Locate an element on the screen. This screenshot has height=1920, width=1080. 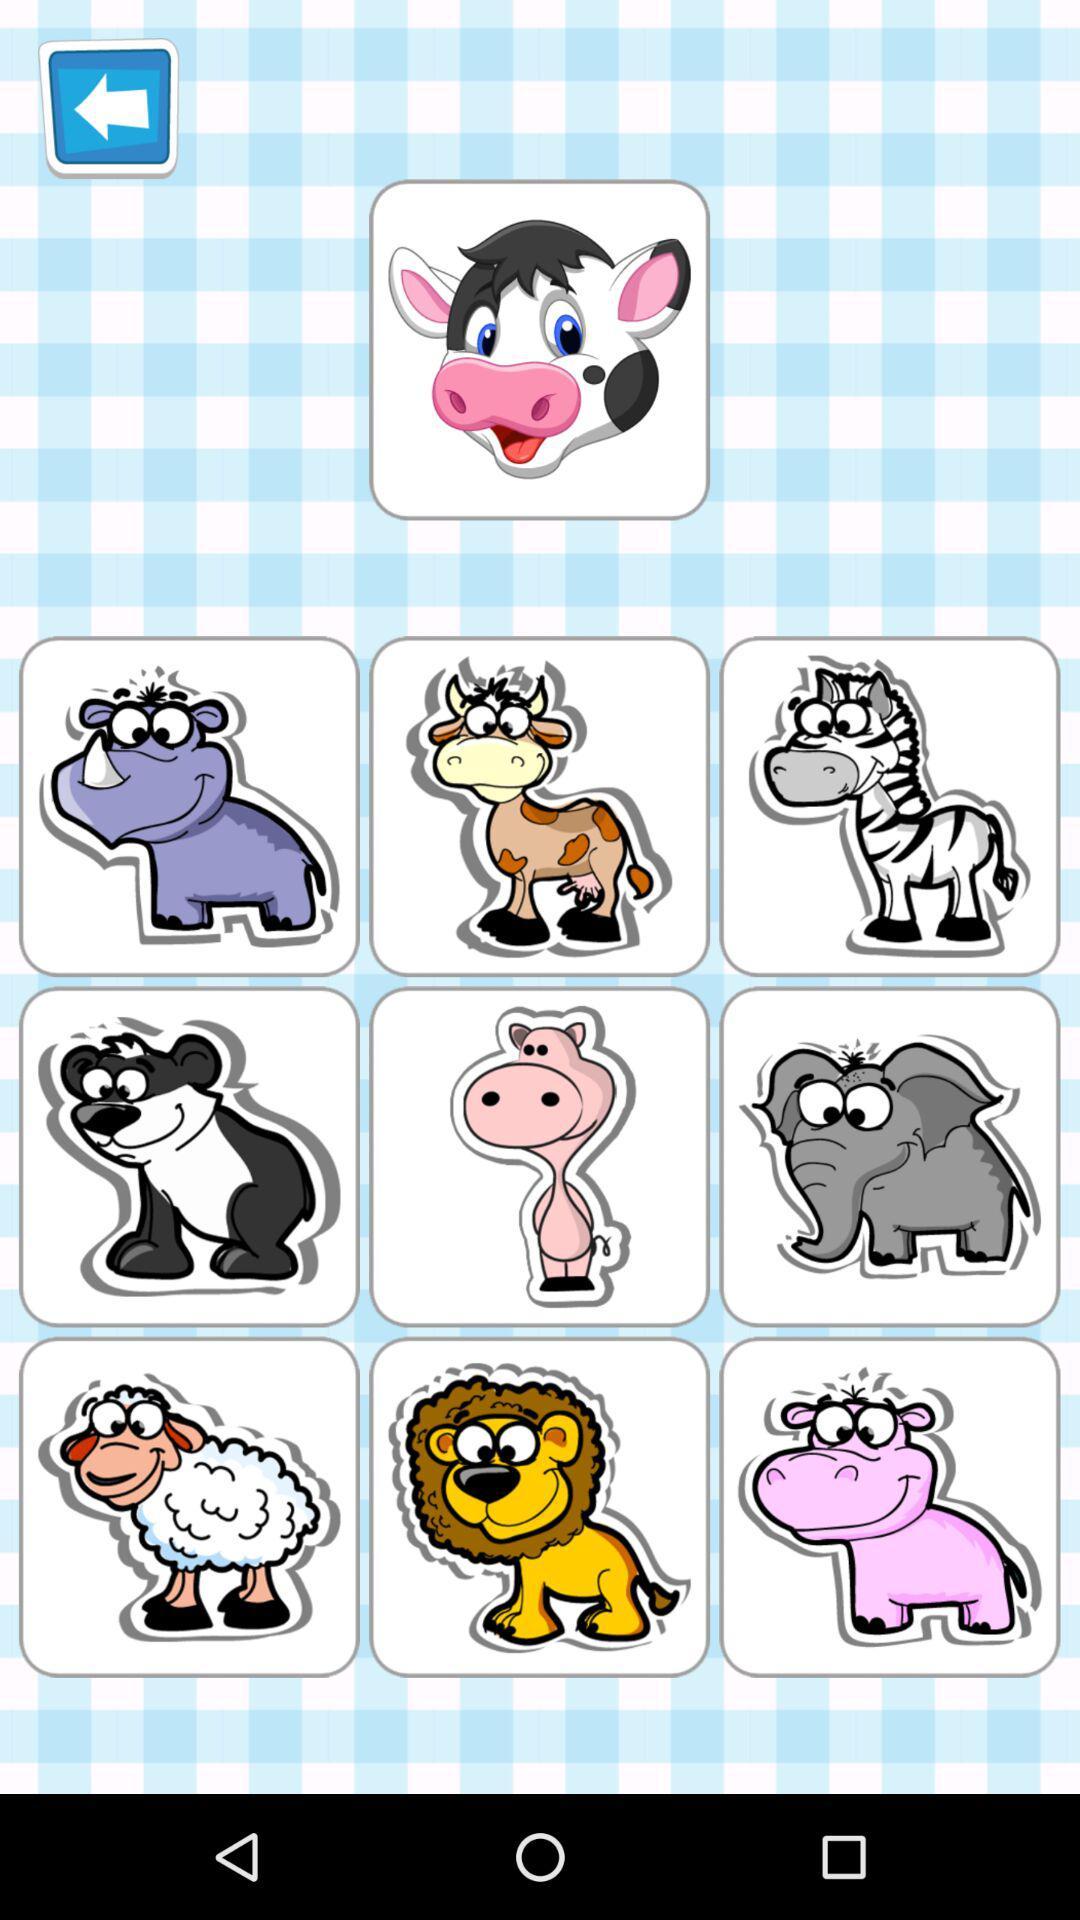
emoji is located at coordinates (538, 349).